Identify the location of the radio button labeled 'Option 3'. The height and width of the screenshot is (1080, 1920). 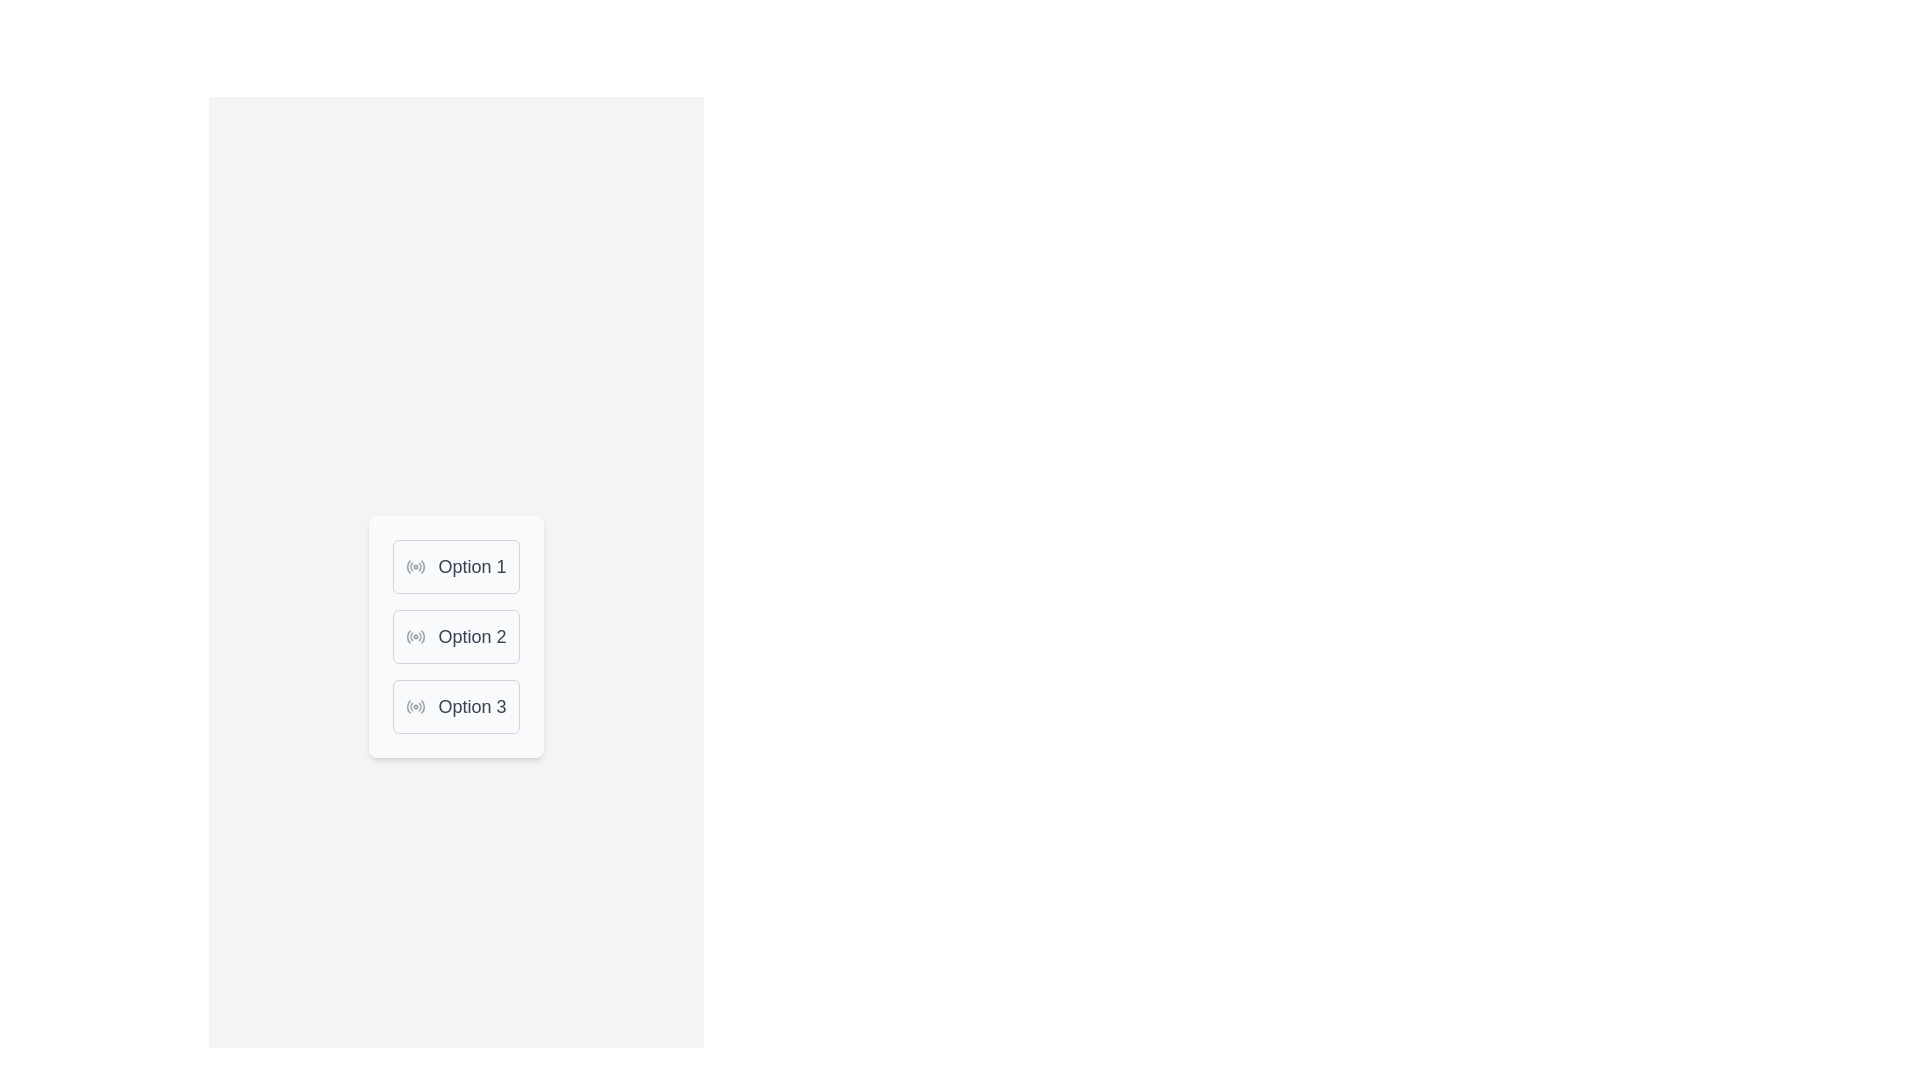
(455, 705).